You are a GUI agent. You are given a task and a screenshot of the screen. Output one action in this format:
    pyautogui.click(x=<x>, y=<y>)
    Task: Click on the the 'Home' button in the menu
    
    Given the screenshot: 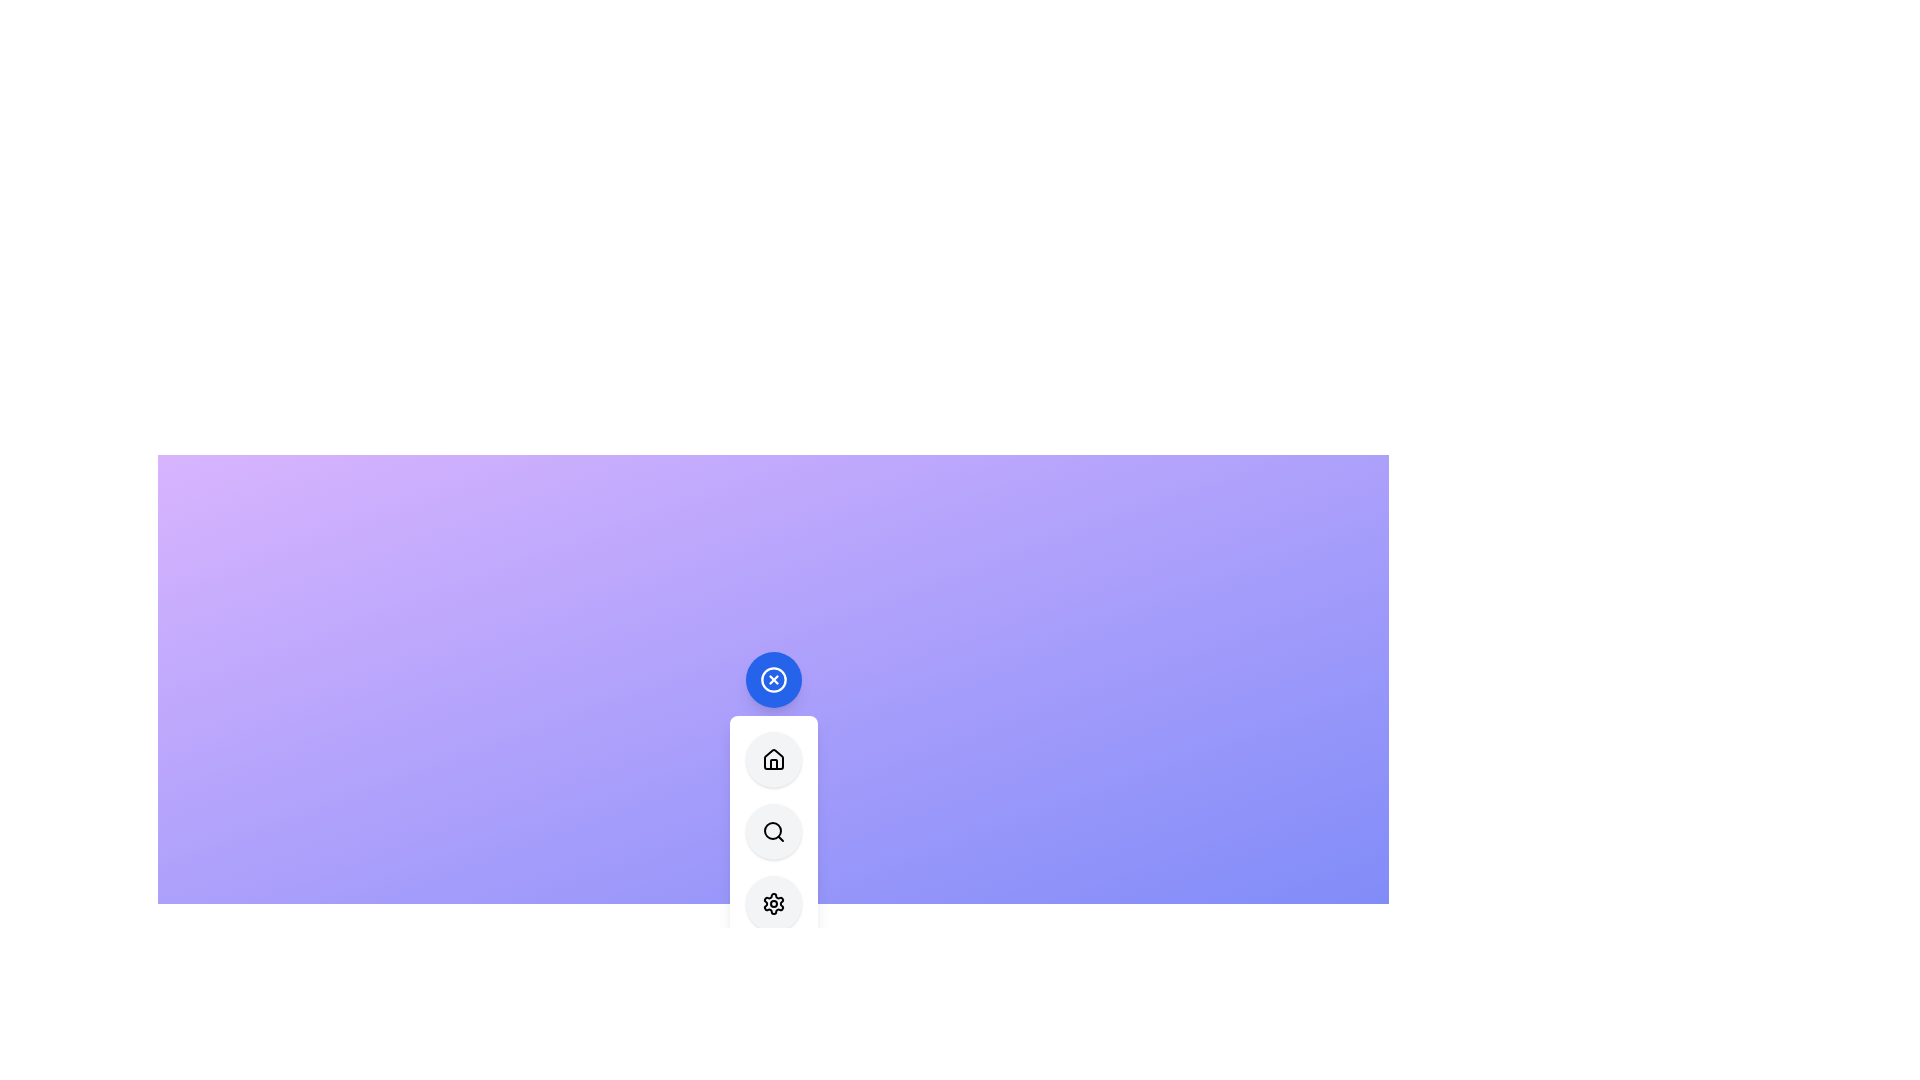 What is the action you would take?
    pyautogui.click(x=772, y=759)
    